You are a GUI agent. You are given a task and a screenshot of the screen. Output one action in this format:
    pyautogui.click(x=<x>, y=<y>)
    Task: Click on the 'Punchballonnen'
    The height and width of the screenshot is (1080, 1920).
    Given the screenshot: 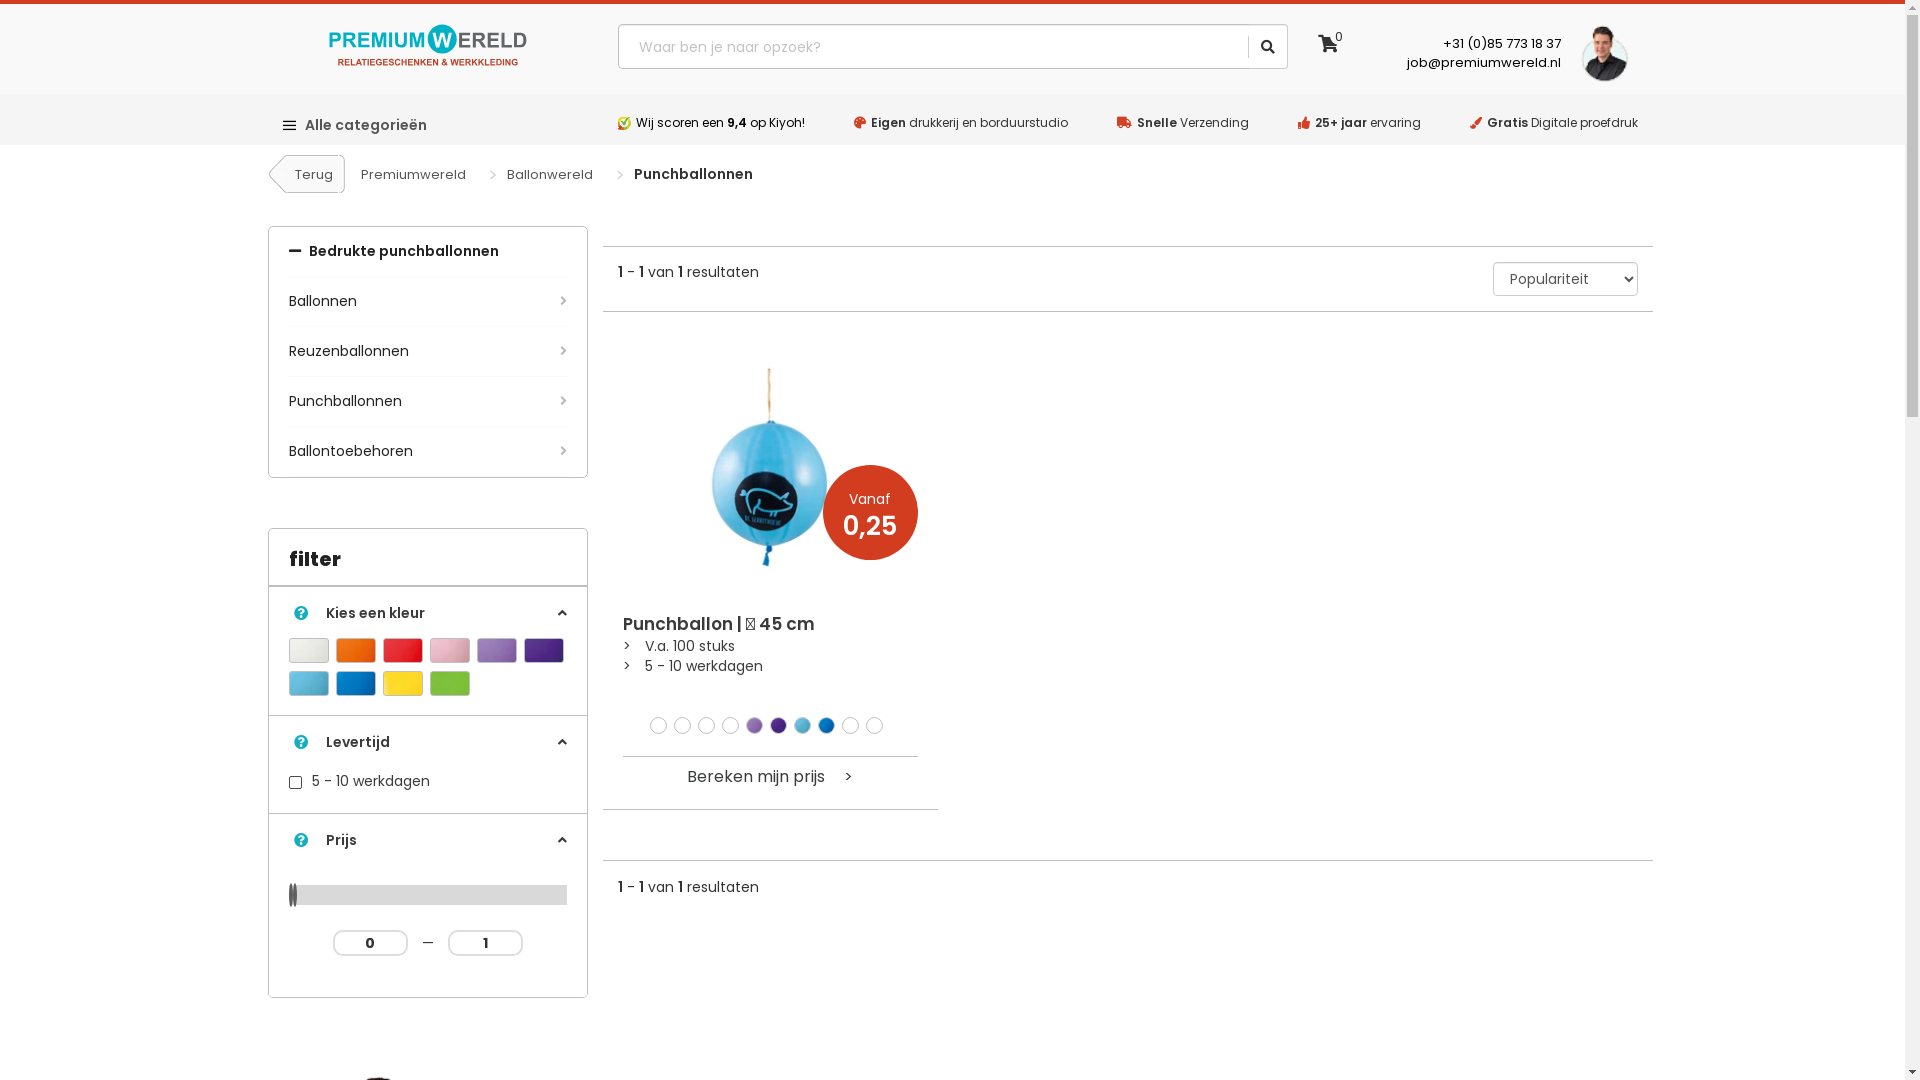 What is the action you would take?
    pyautogui.click(x=426, y=401)
    